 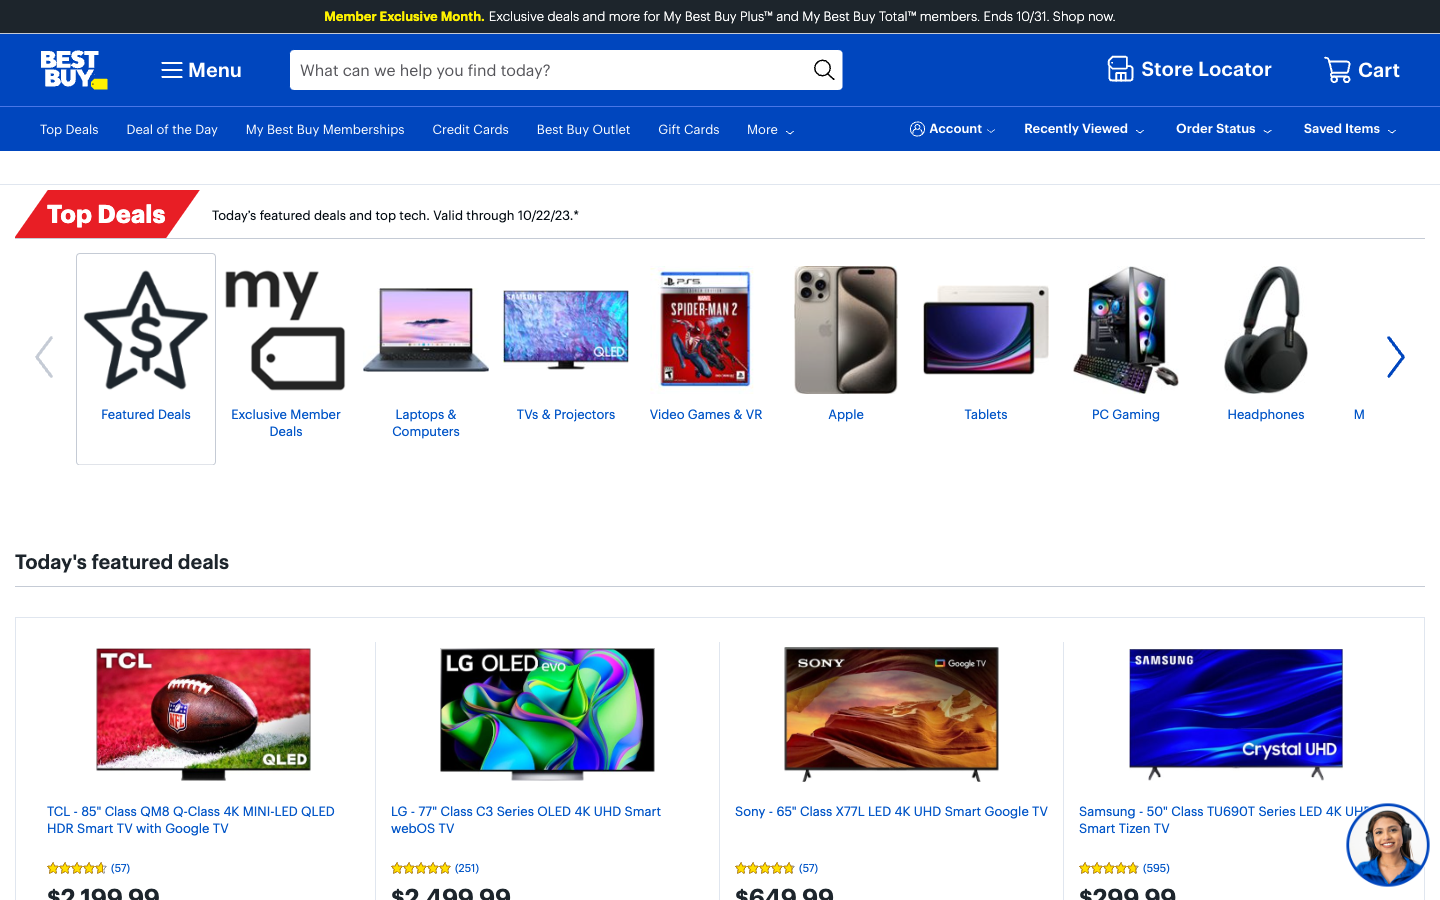 I want to click on the Today"s featured deals and select the first listing, so click(x=203, y=713).